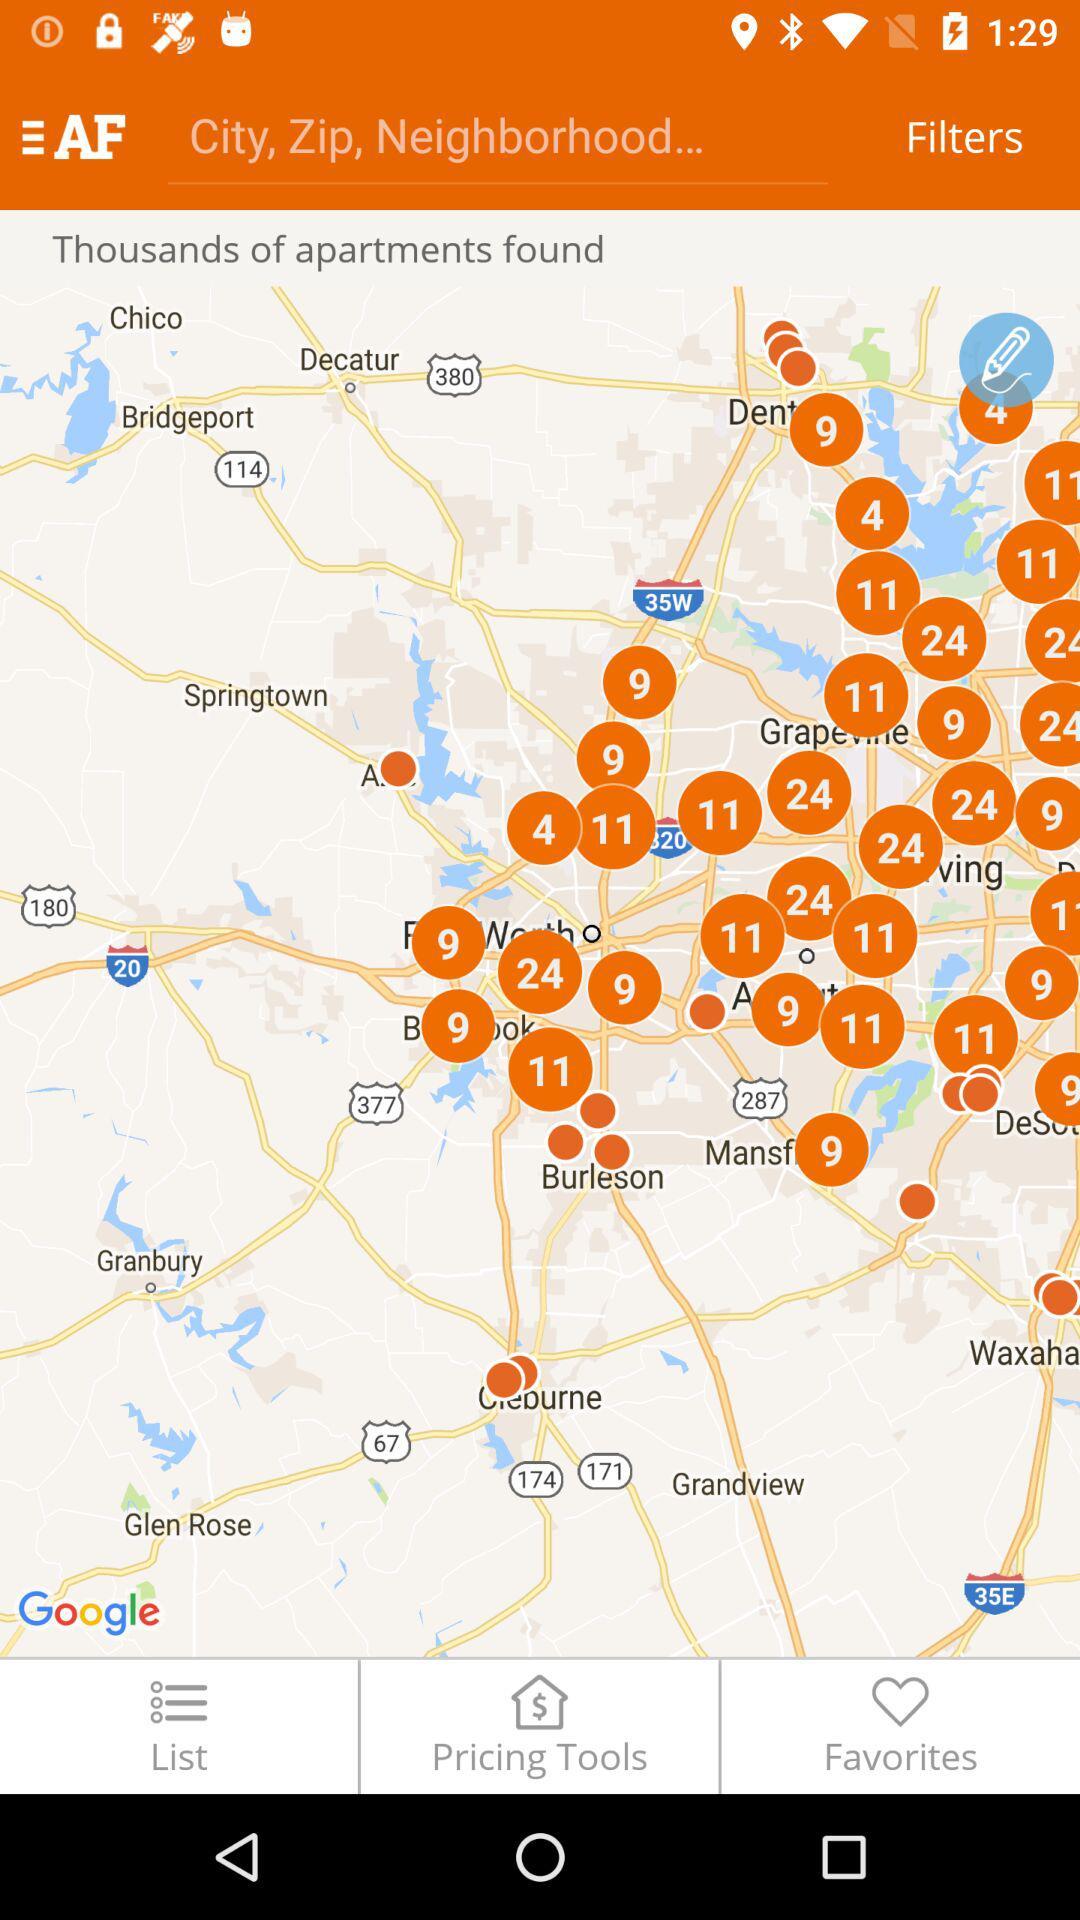  I want to click on item next to filters item, so click(496, 133).